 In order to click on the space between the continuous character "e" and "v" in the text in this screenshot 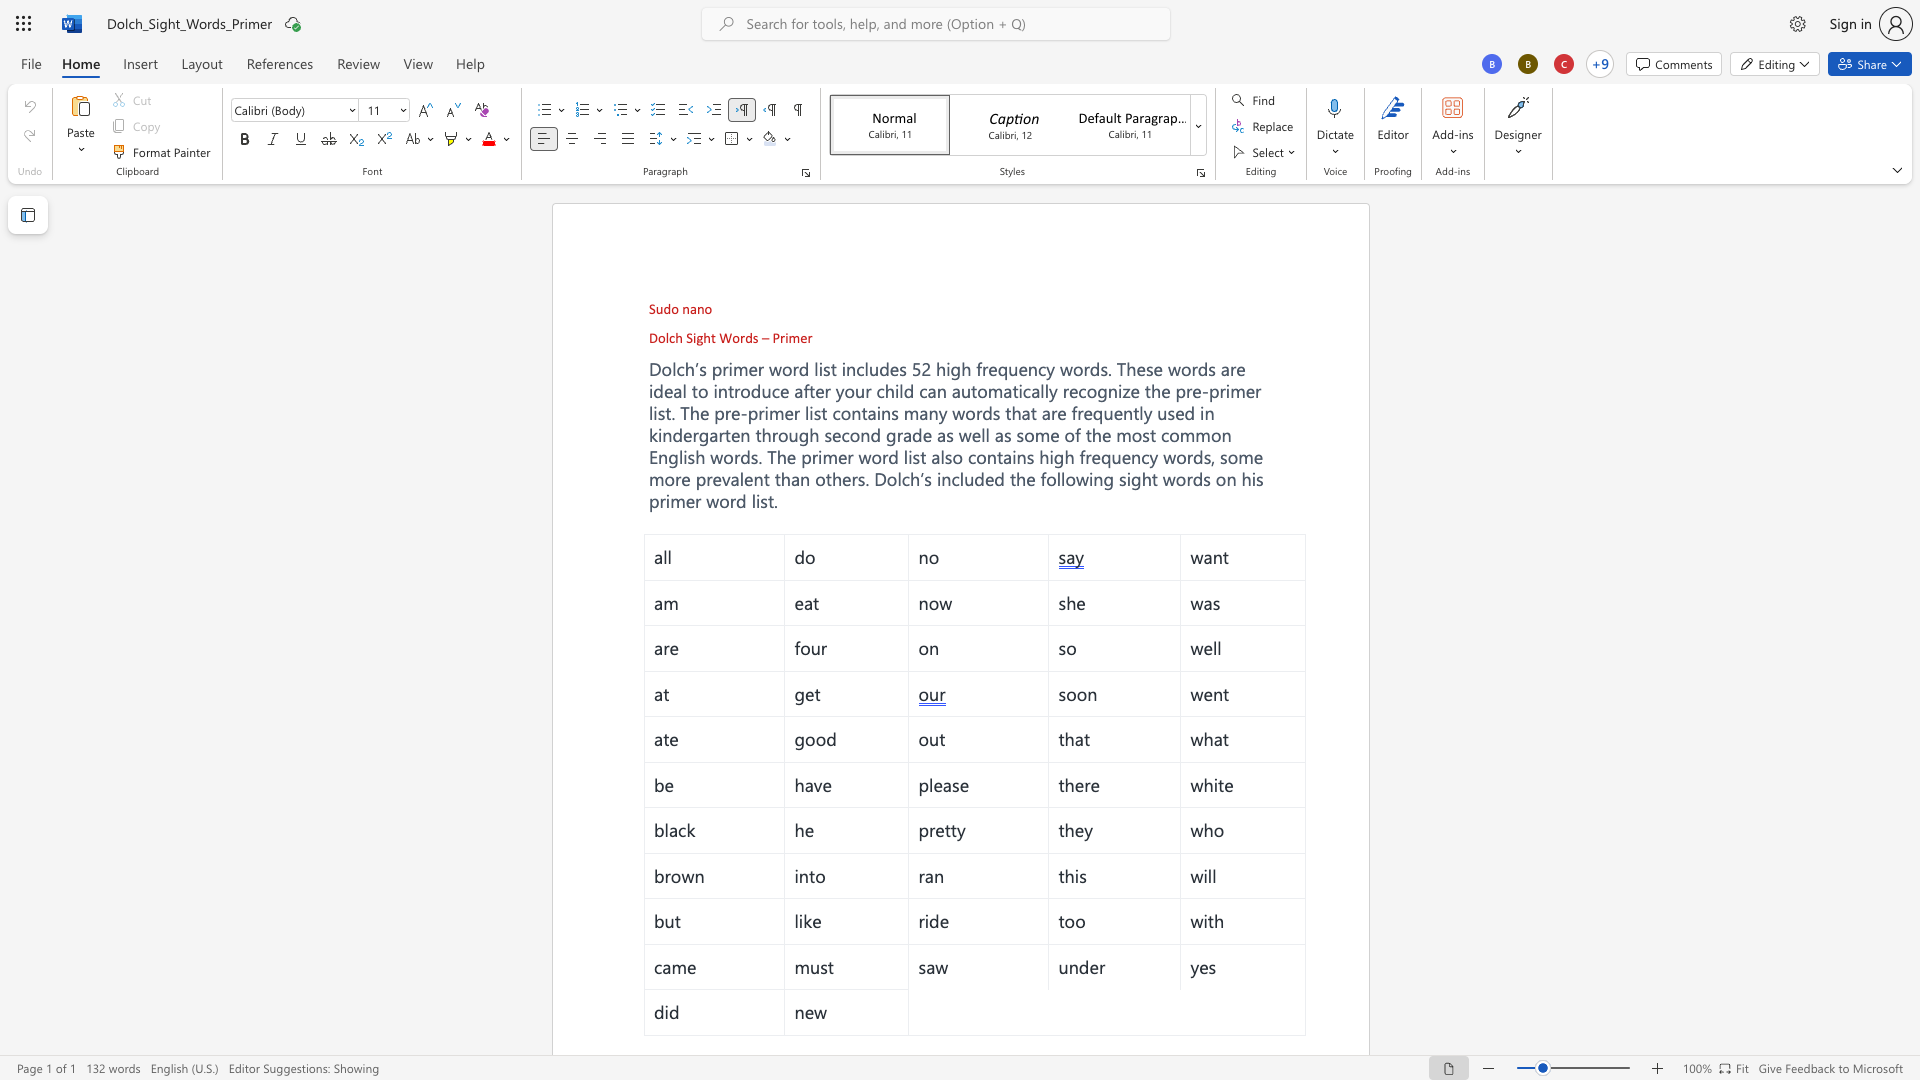, I will do `click(720, 478)`.